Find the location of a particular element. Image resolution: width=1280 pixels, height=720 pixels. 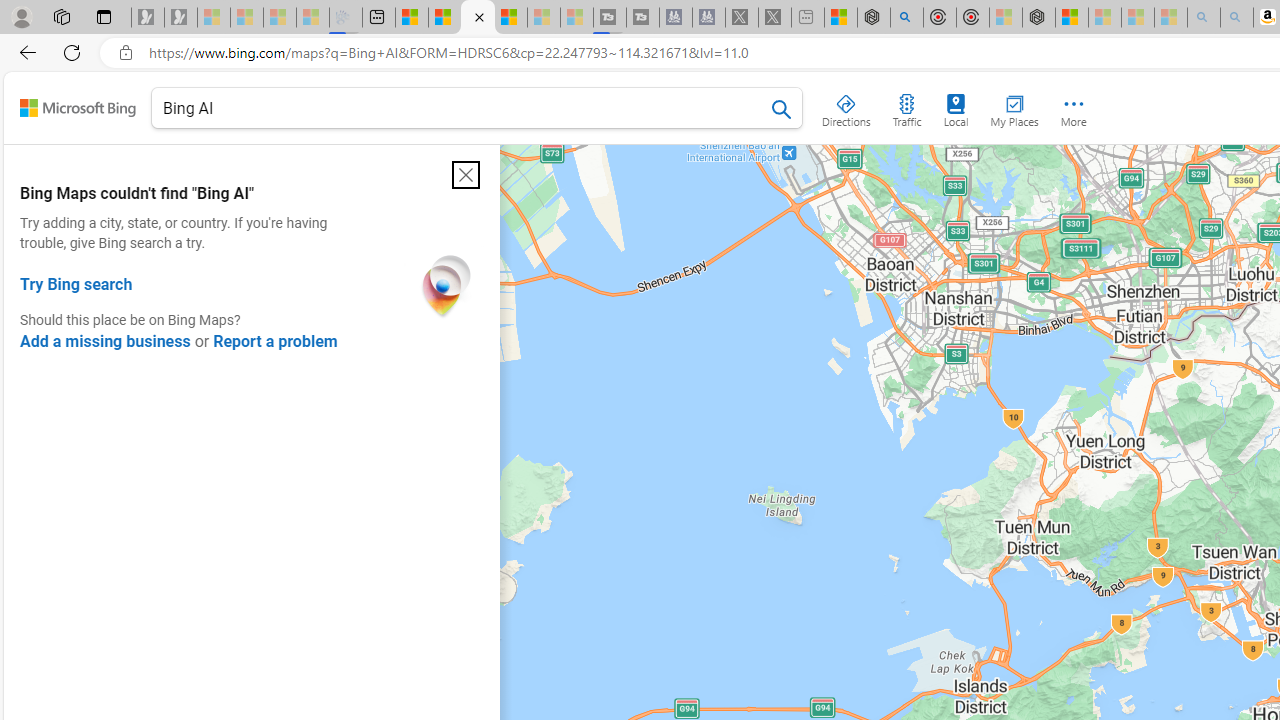

'Traffic' is located at coordinates (905, 106).